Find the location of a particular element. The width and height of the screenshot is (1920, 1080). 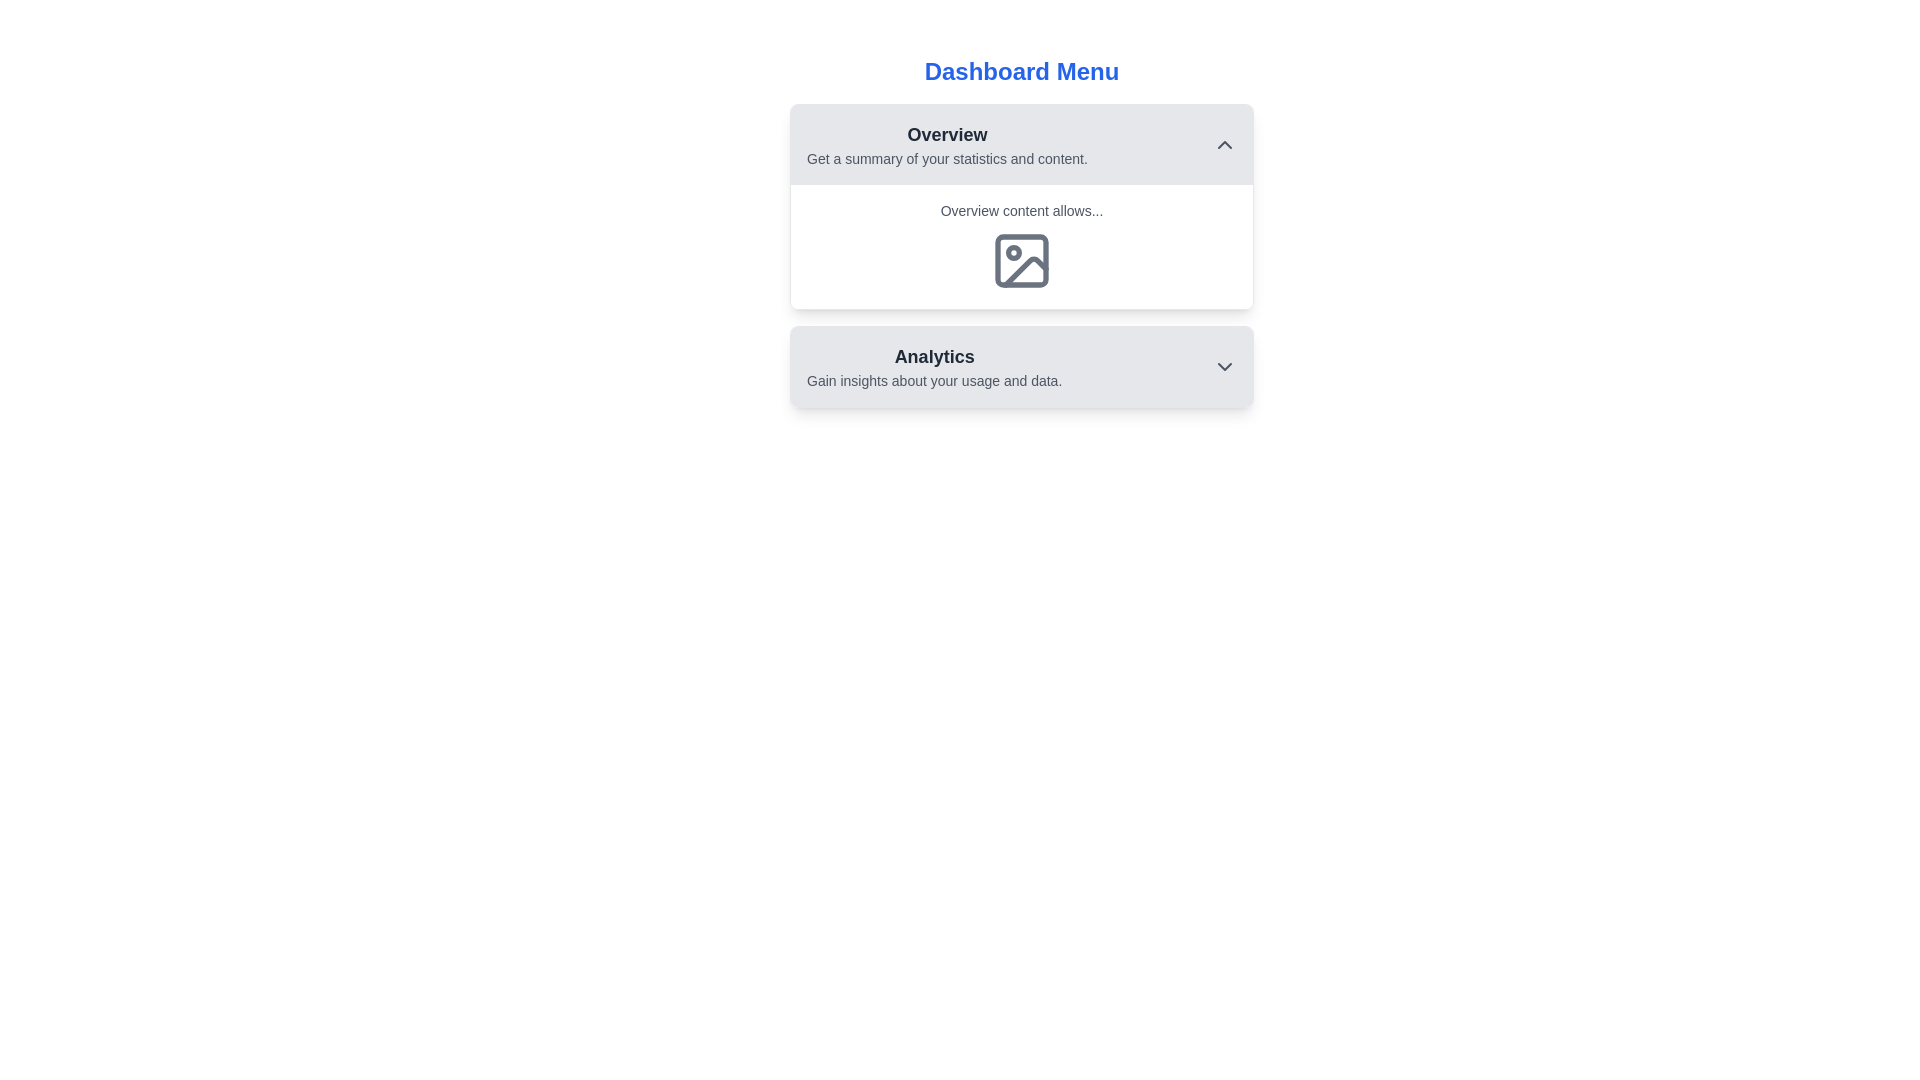

the Icon button located to the far right within the 'Analytics' menu item is located at coordinates (1223, 366).